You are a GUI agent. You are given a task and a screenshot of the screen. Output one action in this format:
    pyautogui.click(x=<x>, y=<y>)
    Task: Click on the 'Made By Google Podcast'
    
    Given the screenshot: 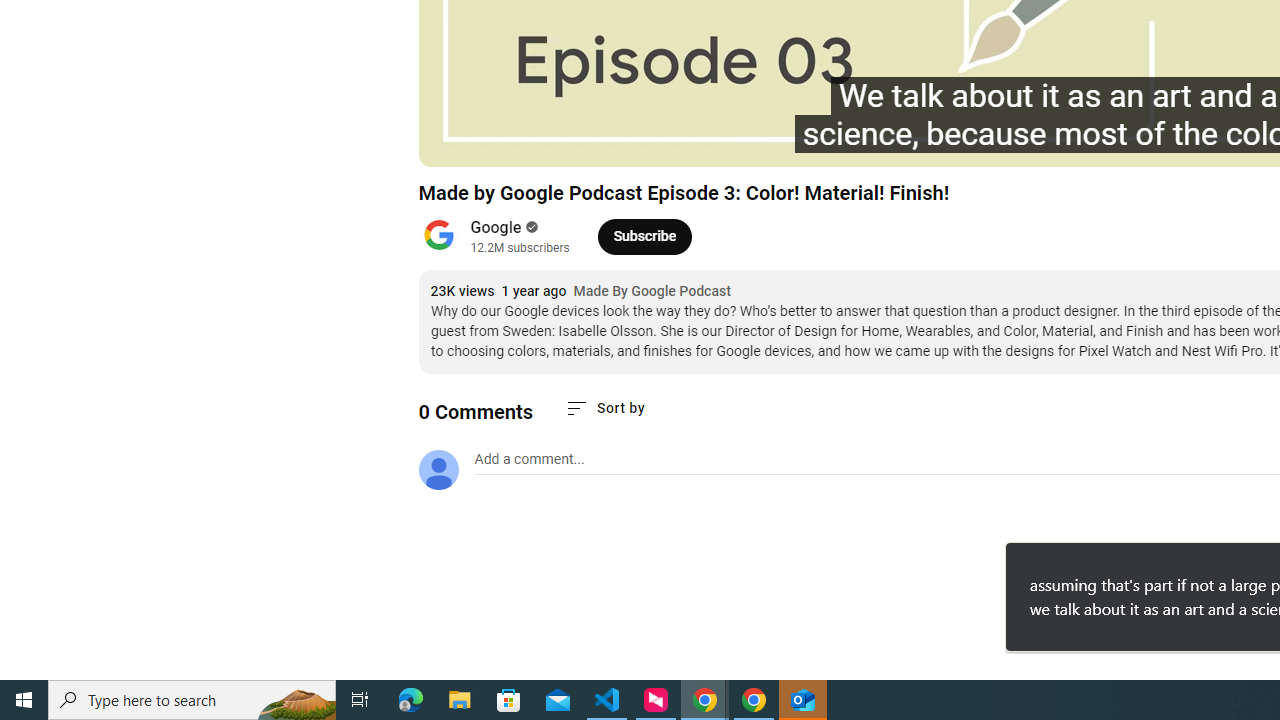 What is the action you would take?
    pyautogui.click(x=652, y=291)
    